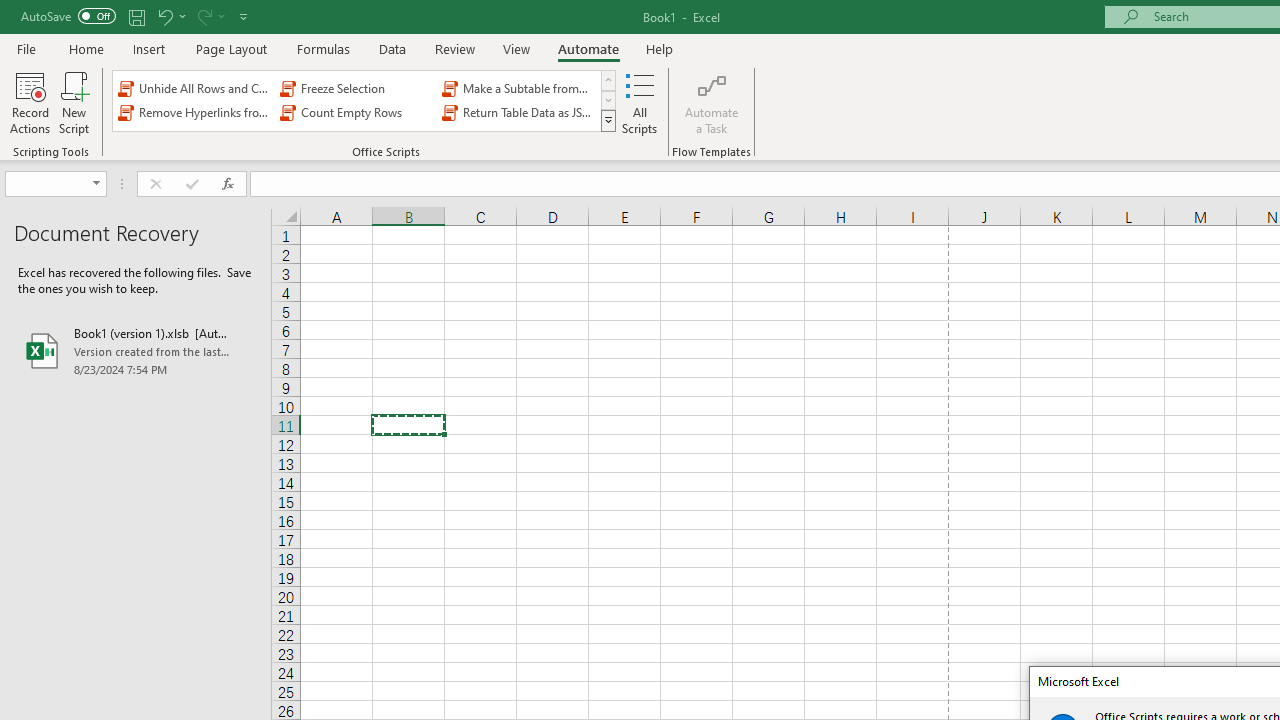 Image resolution: width=1280 pixels, height=720 pixels. What do you see at coordinates (357, 113) in the screenshot?
I see `'Count Empty Rows'` at bounding box center [357, 113].